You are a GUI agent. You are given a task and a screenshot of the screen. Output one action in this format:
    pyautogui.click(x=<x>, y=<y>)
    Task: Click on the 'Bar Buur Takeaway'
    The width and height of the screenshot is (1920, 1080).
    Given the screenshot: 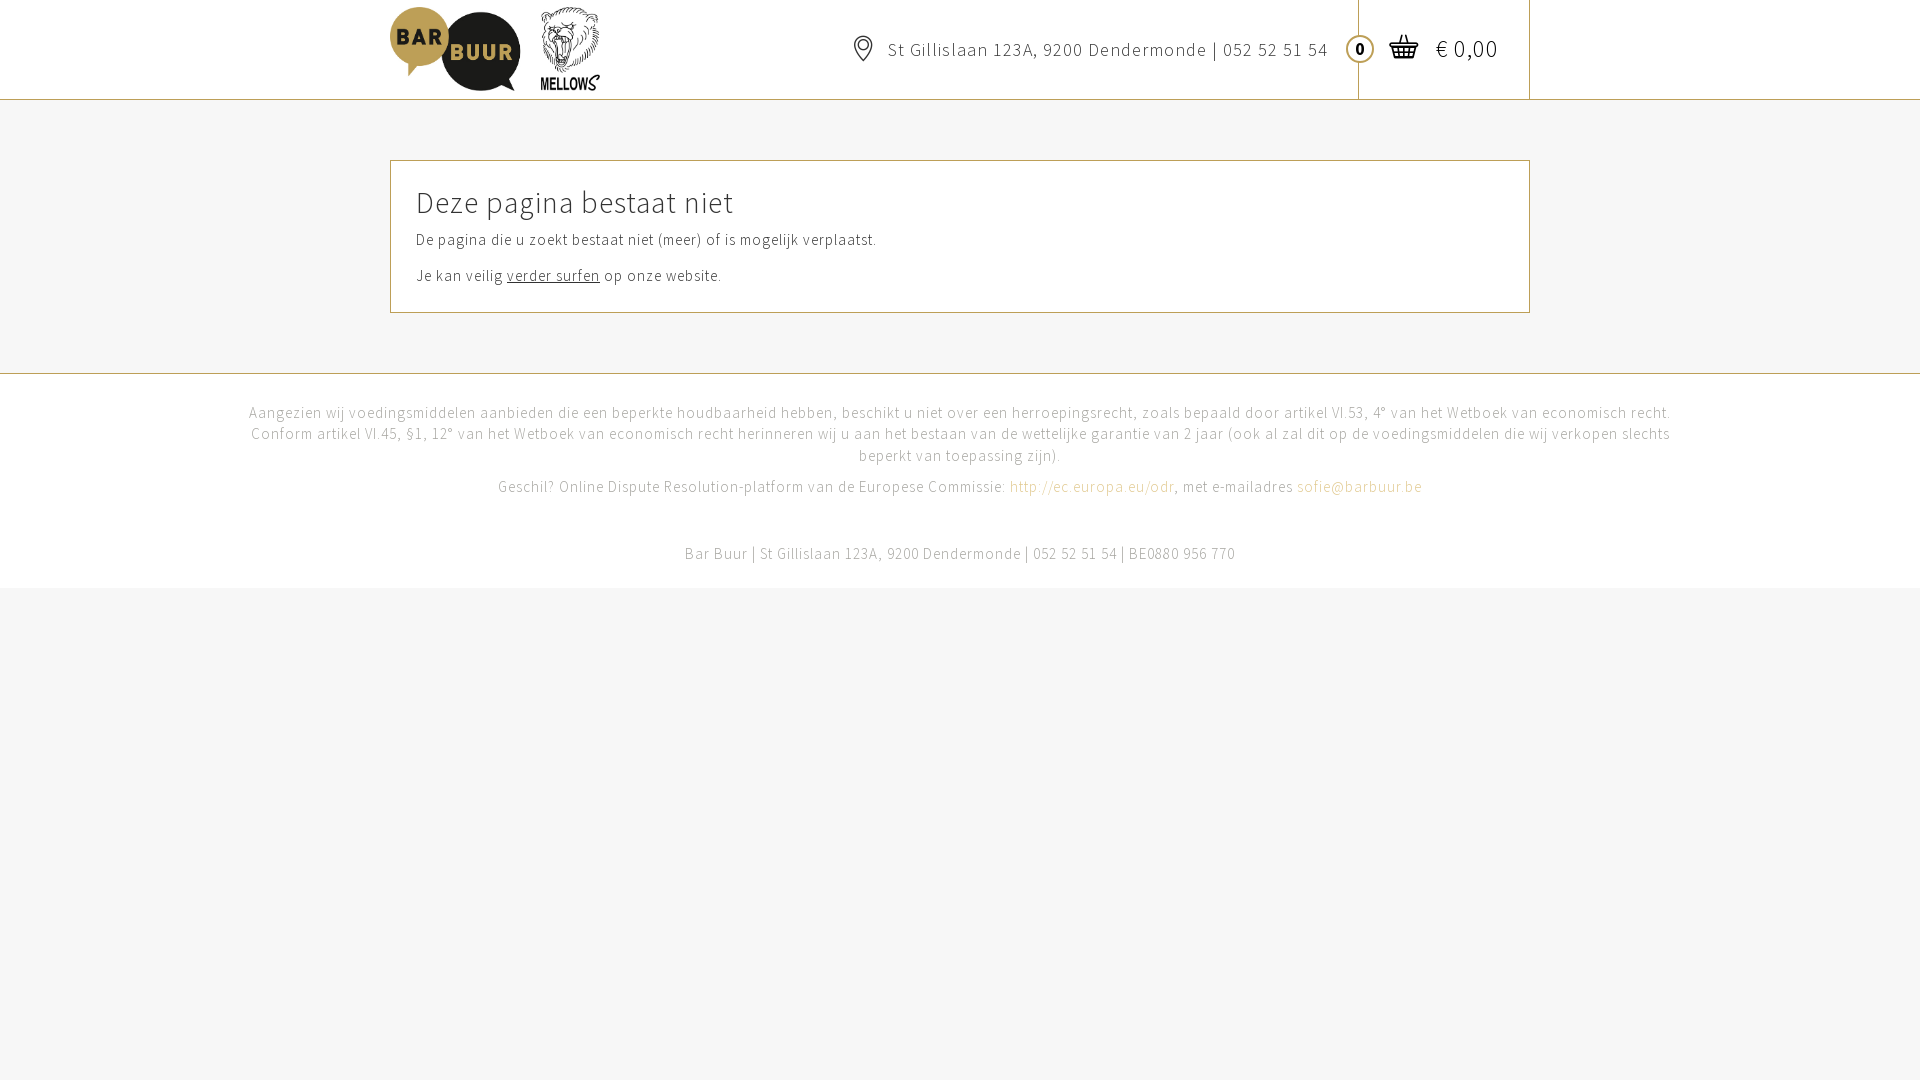 What is the action you would take?
    pyautogui.click(x=389, y=37)
    